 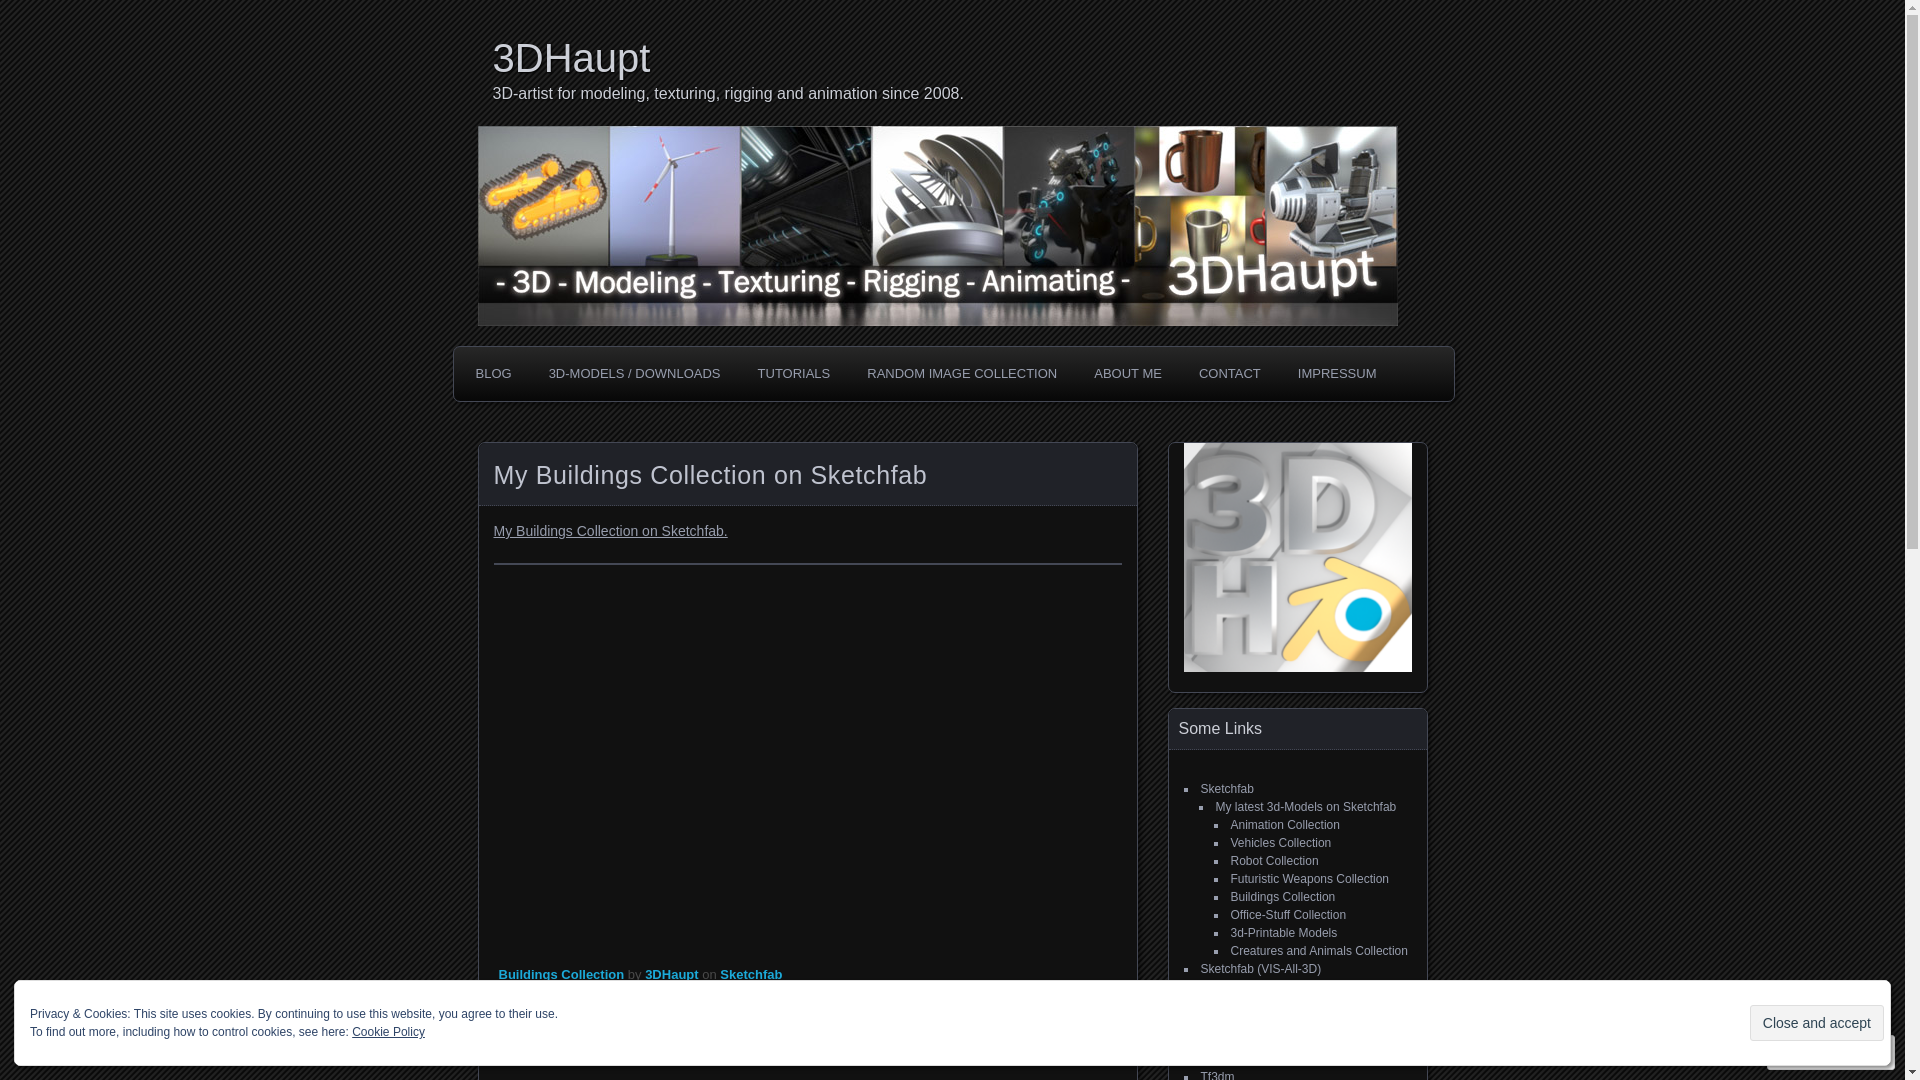 What do you see at coordinates (1817, 1022) in the screenshot?
I see `'Close and accept'` at bounding box center [1817, 1022].